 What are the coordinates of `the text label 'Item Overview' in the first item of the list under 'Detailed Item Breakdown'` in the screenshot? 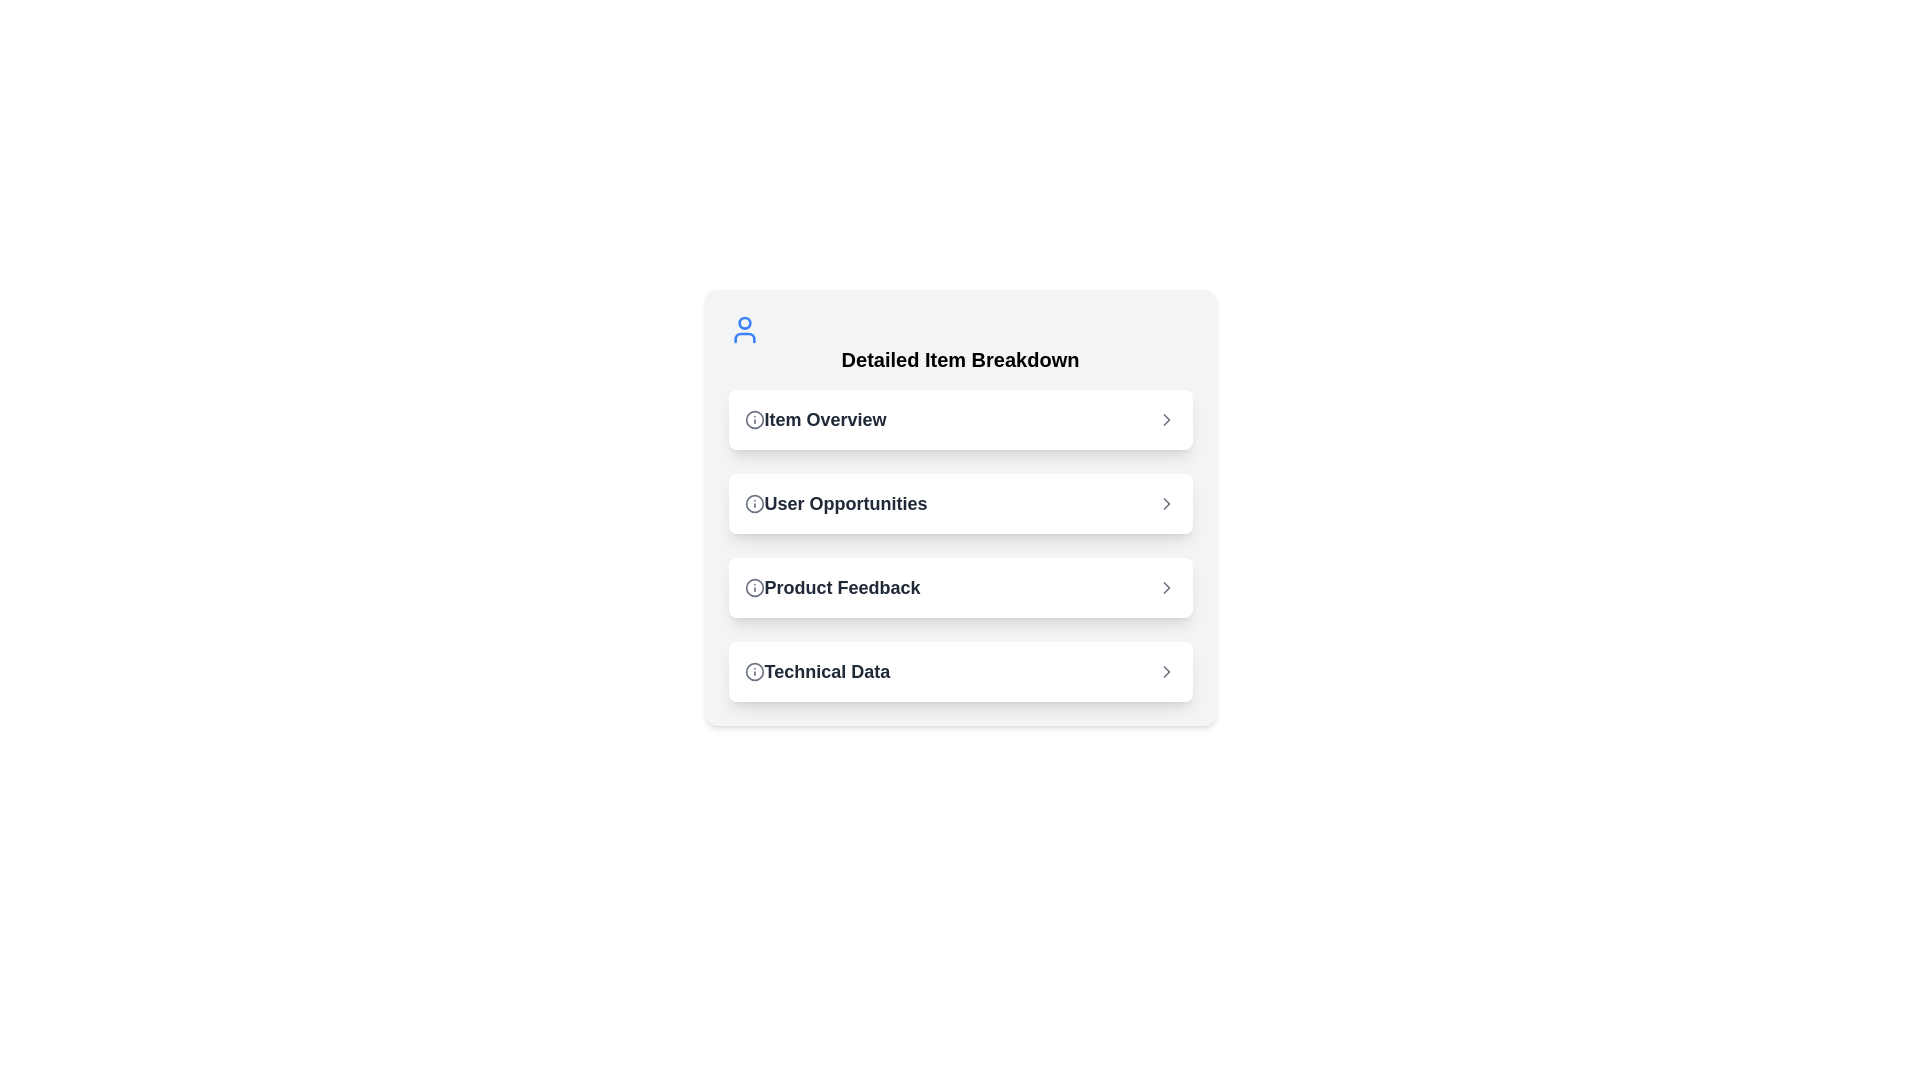 It's located at (815, 419).